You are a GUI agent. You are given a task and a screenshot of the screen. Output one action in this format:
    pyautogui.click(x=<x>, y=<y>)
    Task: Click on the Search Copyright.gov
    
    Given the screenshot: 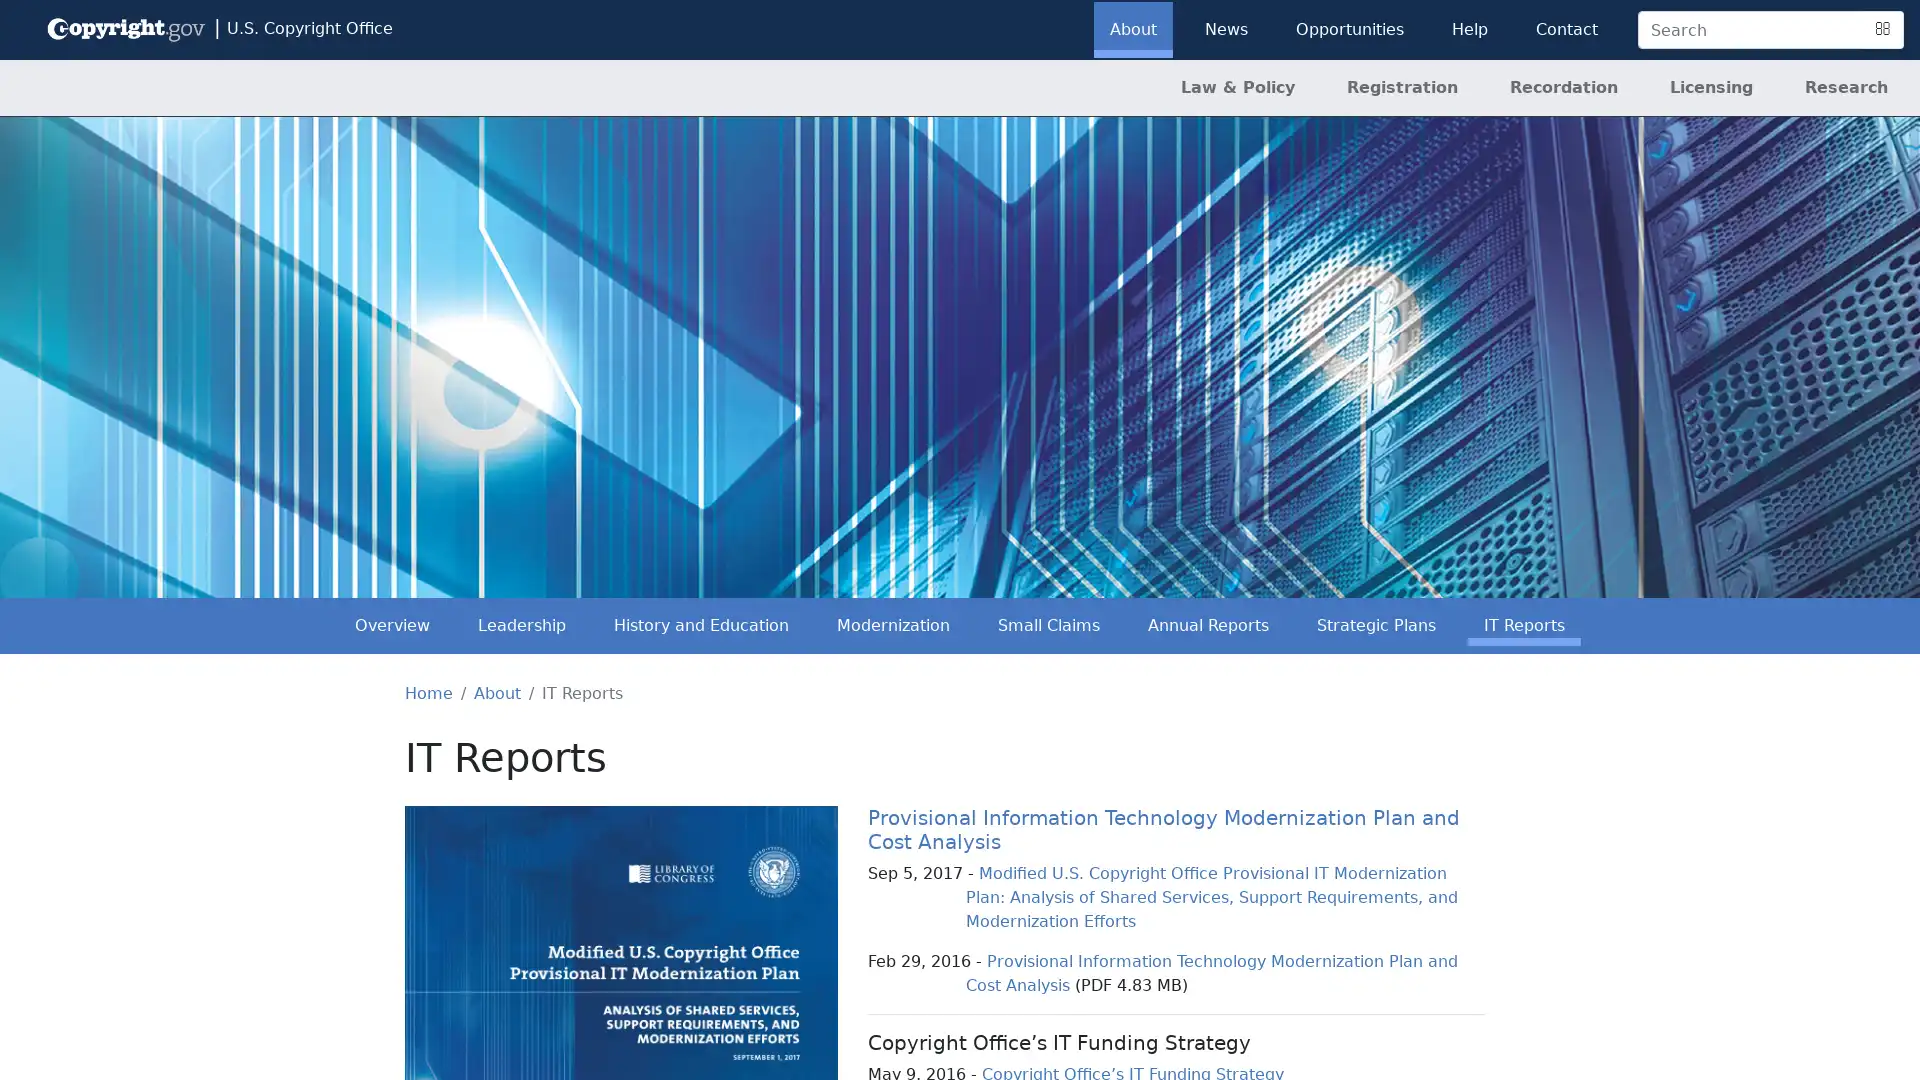 What is the action you would take?
    pyautogui.click(x=1882, y=30)
    